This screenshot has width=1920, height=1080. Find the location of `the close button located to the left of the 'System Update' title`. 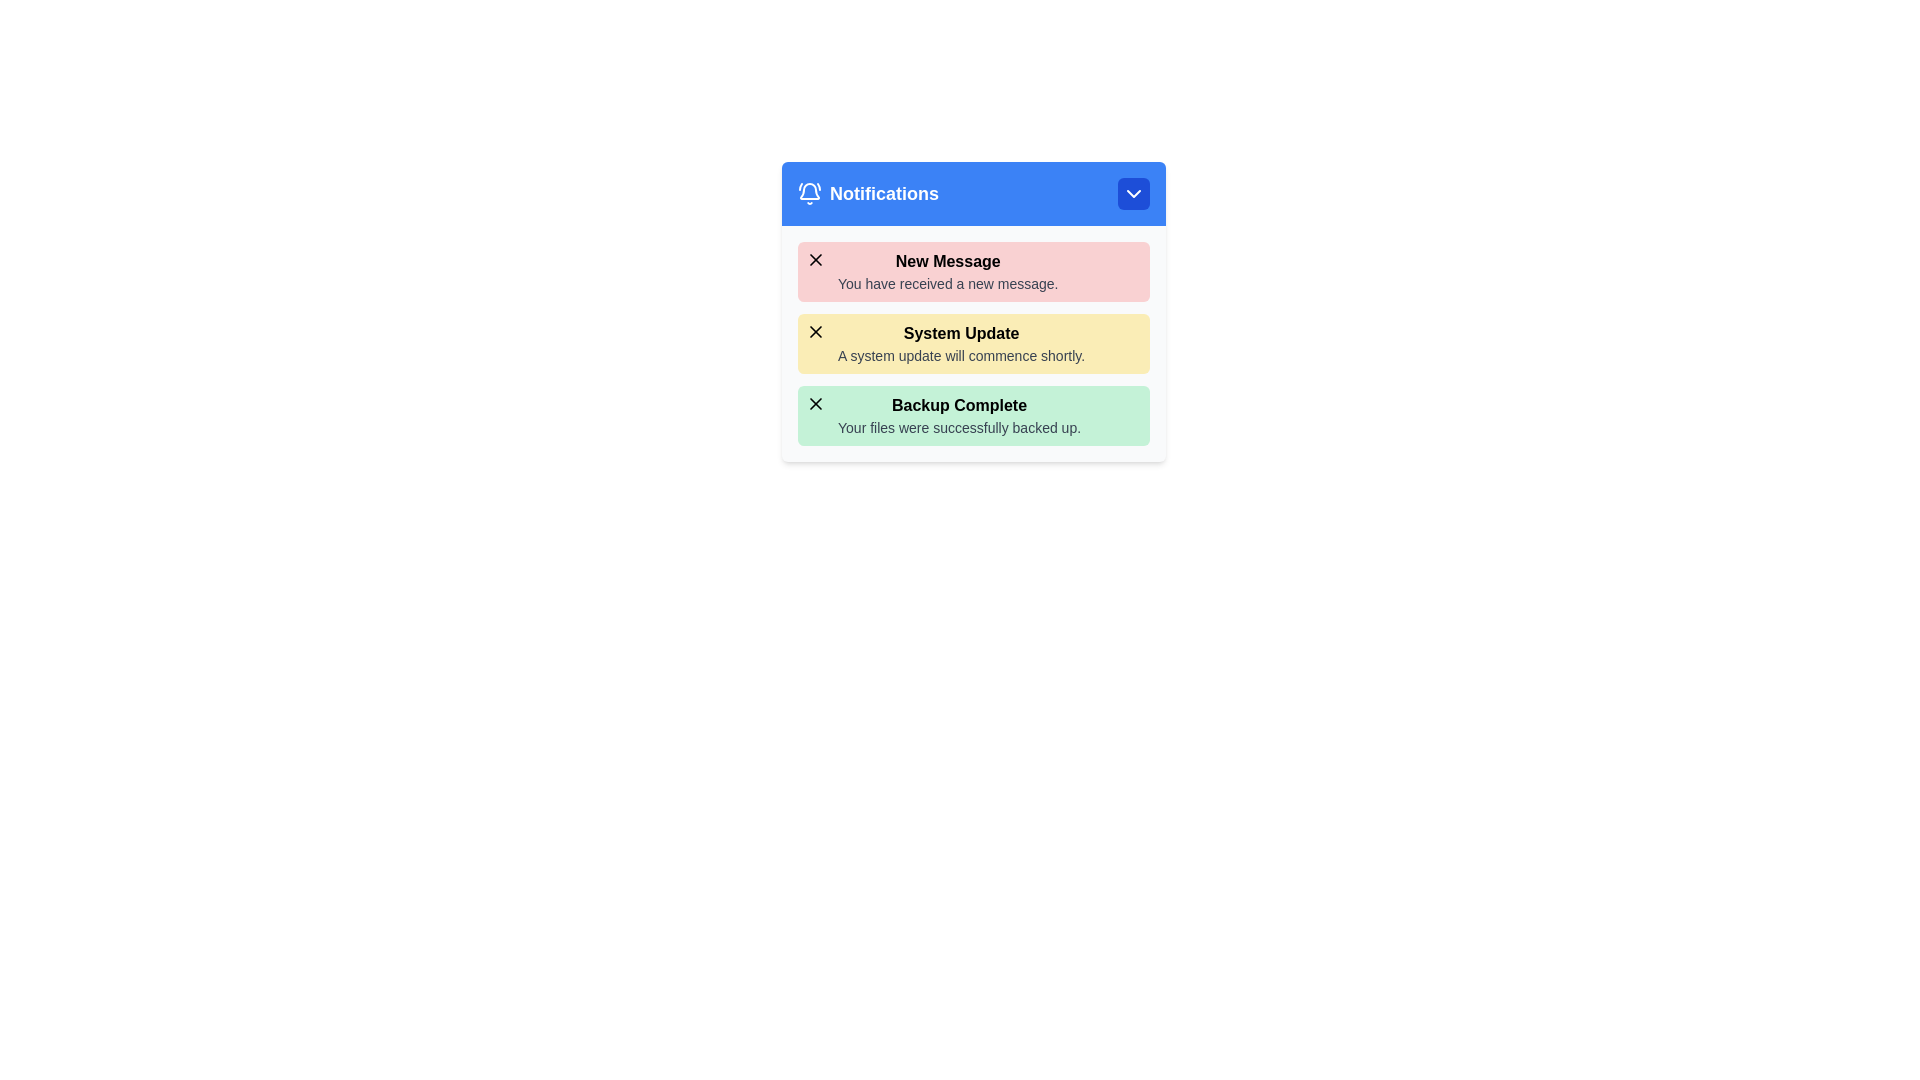

the close button located to the left of the 'System Update' title is located at coordinates (816, 330).